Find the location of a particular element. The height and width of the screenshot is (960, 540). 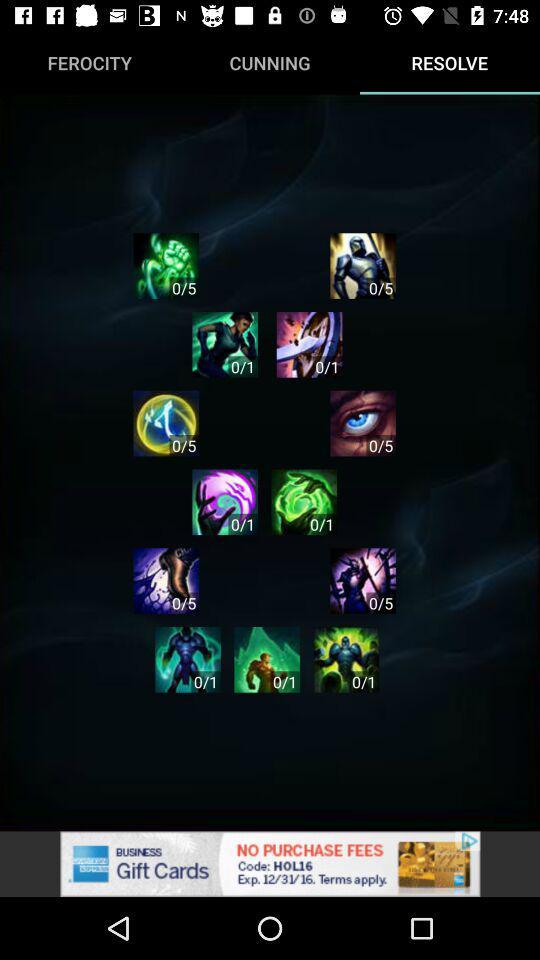

the avatar icon is located at coordinates (362, 265).